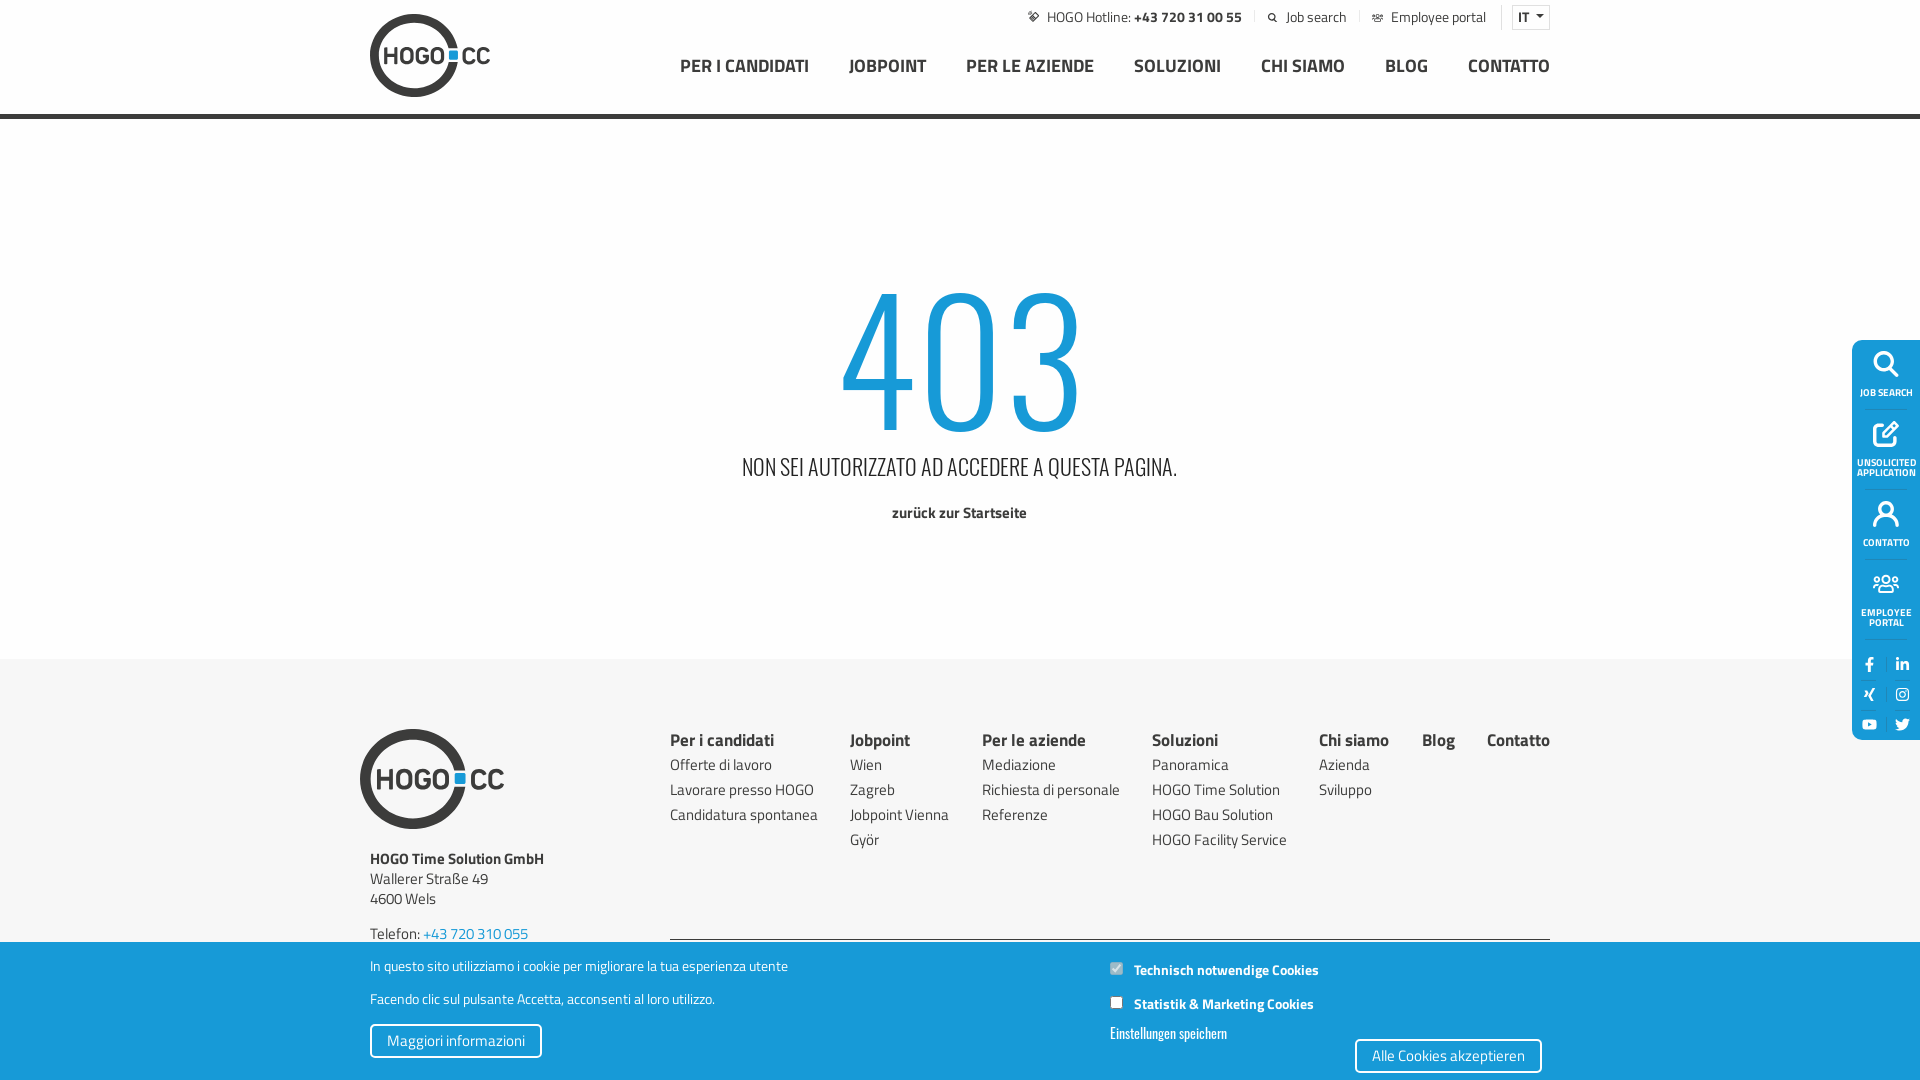  I want to click on 'Richiesta di personale', so click(982, 788).